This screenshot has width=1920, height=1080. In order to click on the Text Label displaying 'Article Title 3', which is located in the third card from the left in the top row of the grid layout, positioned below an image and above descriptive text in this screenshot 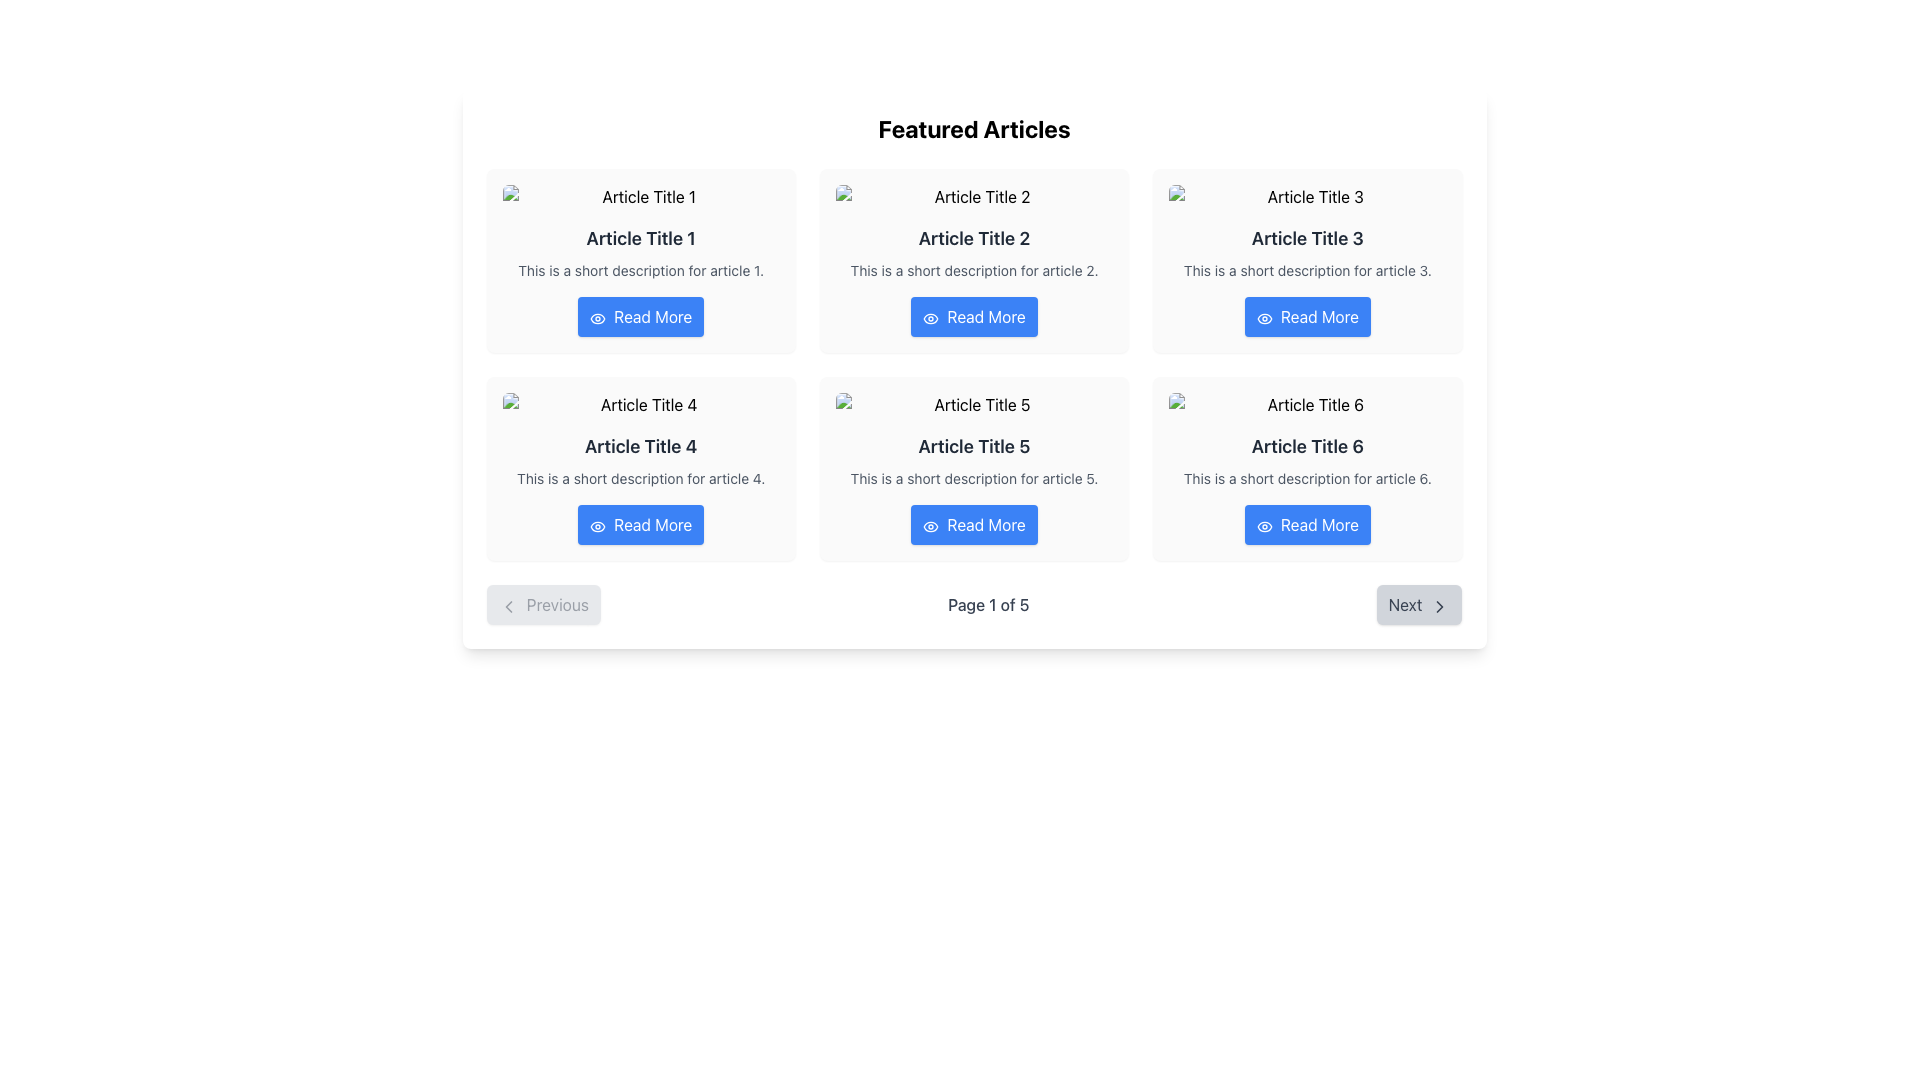, I will do `click(1307, 238)`.